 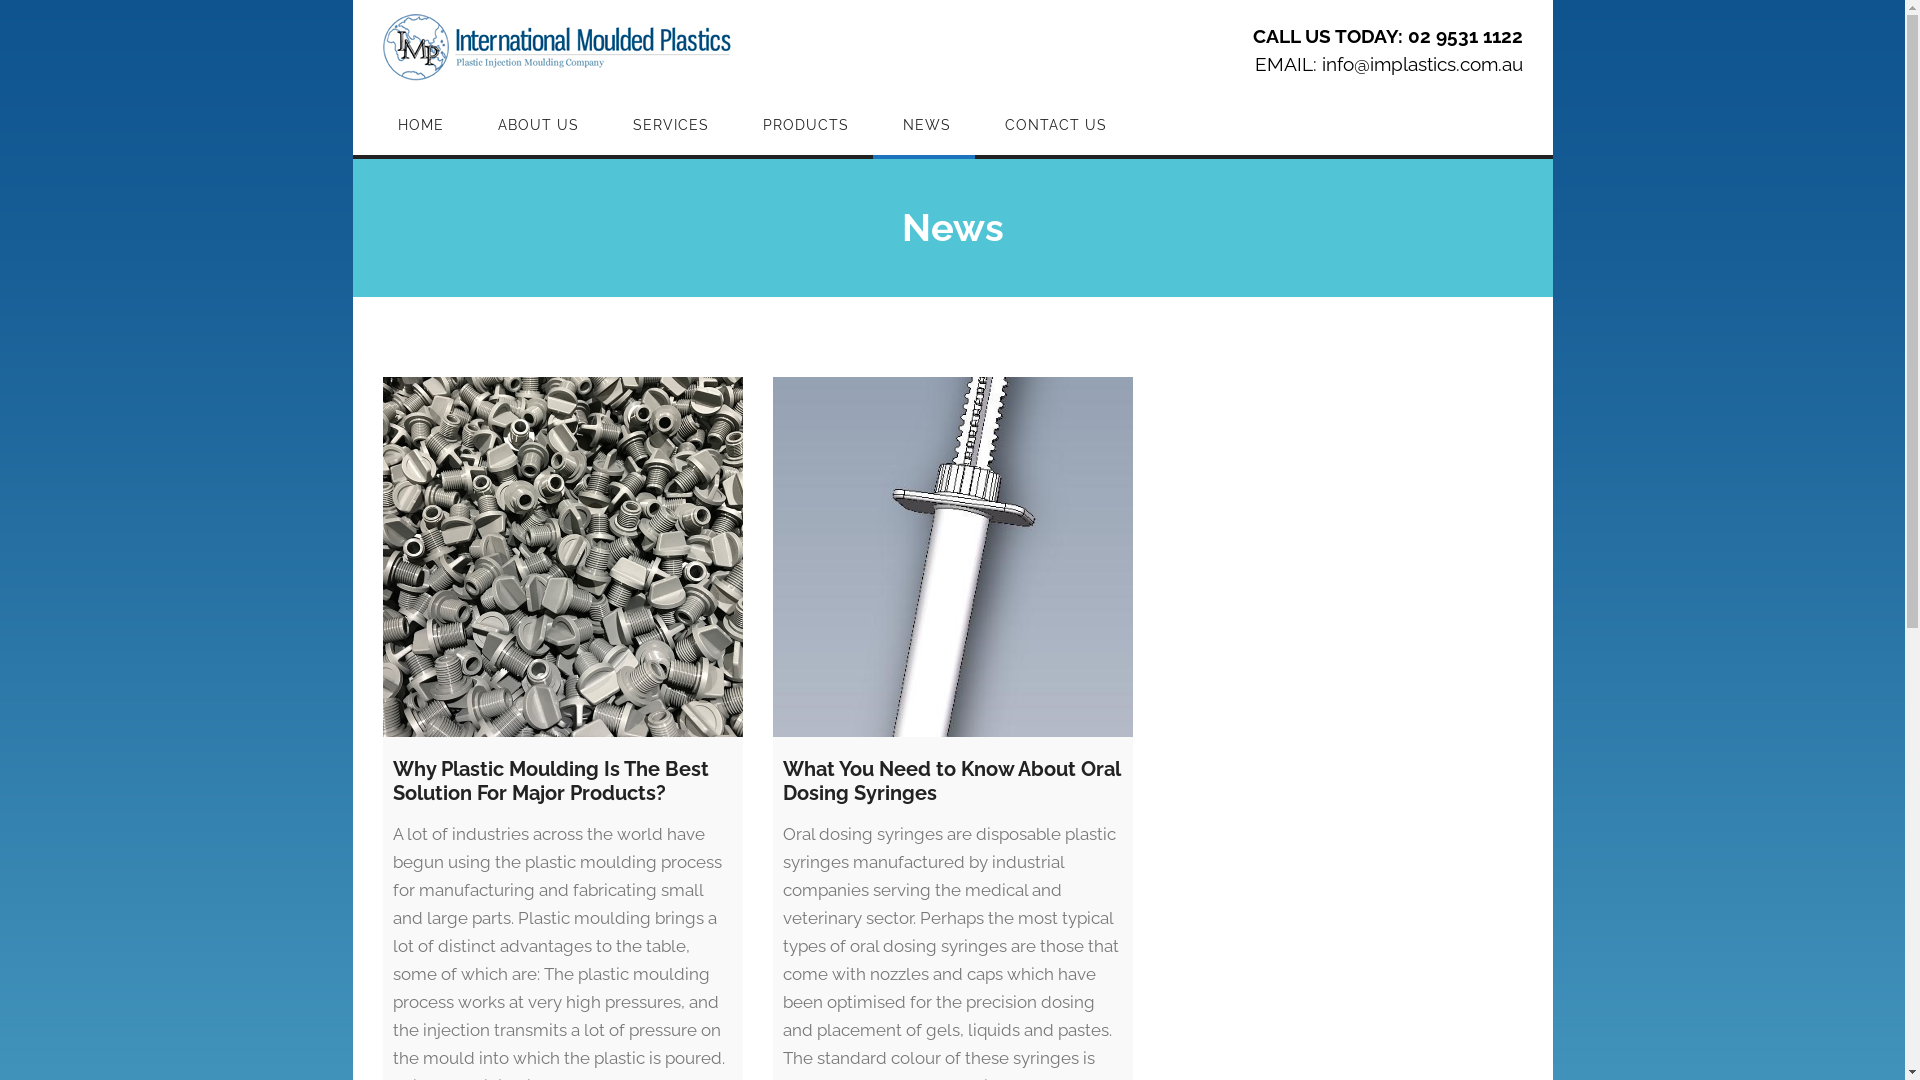 I want to click on 'HOME', so click(x=368, y=124).